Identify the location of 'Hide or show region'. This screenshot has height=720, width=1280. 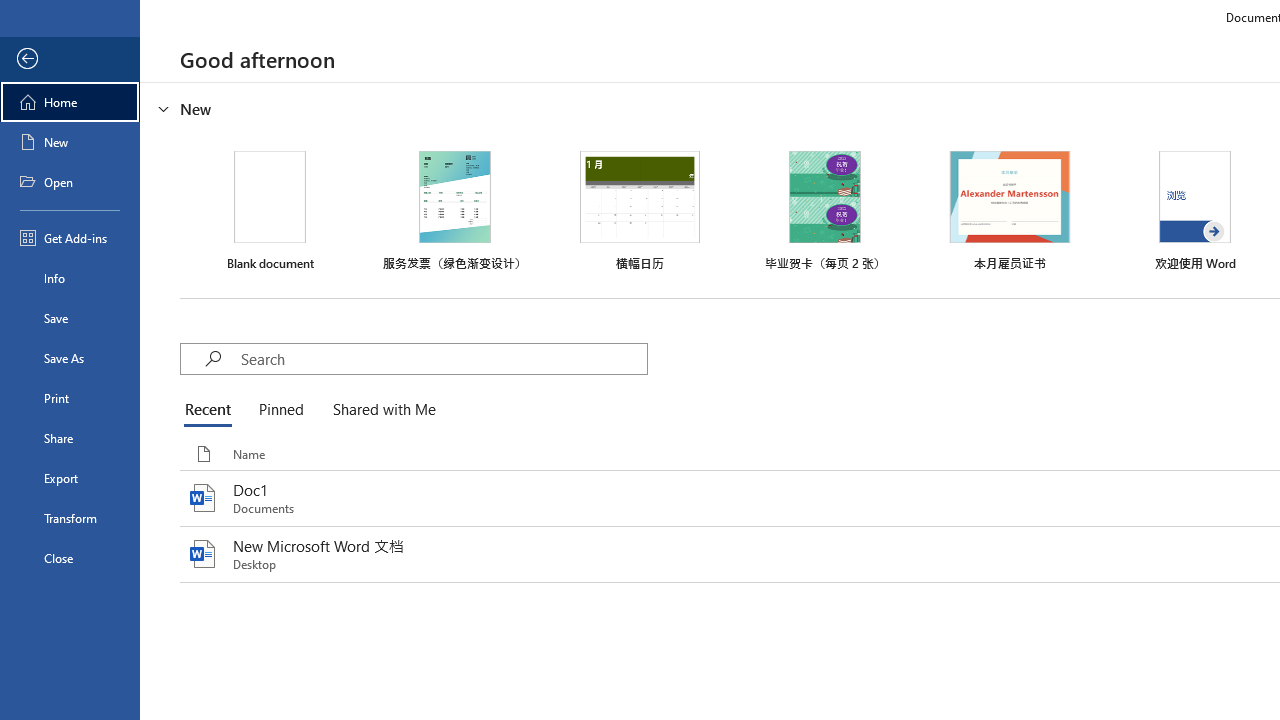
(164, 109).